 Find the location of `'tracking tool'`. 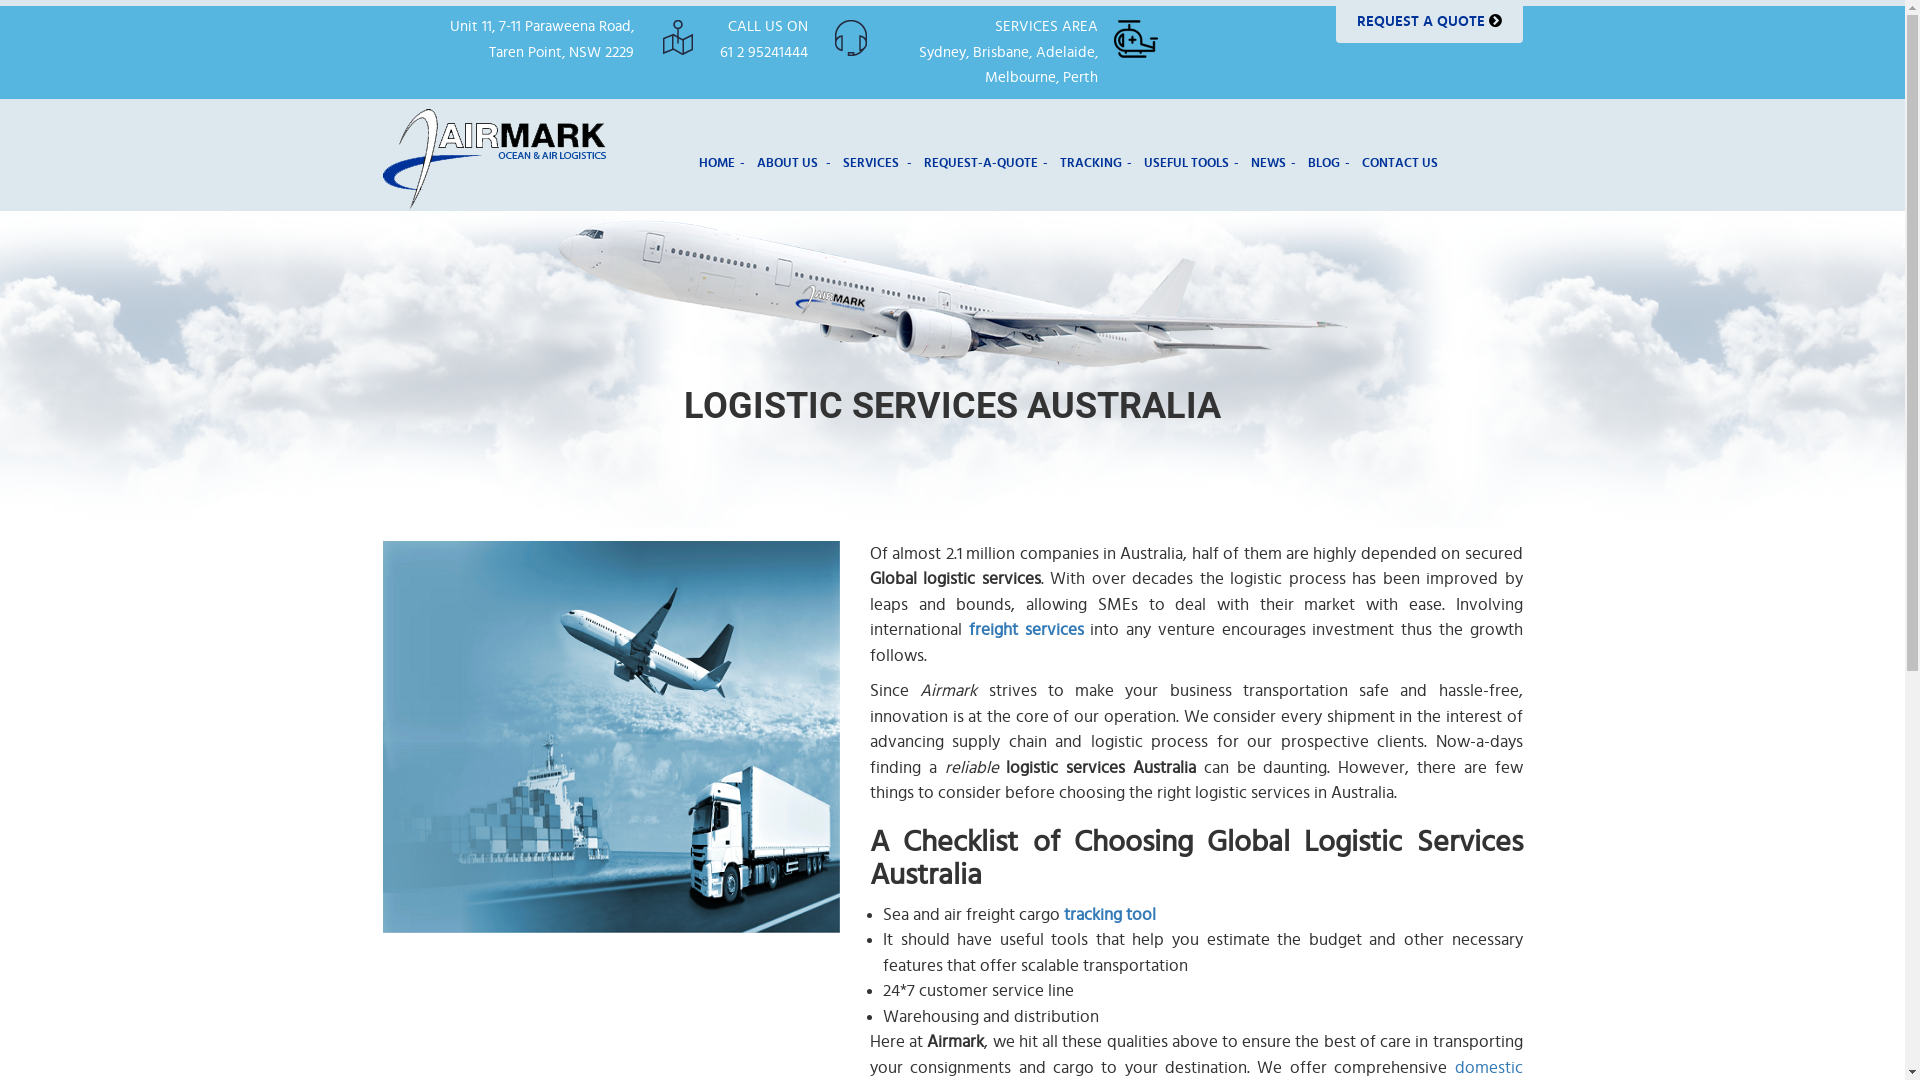

'tracking tool' is located at coordinates (1108, 914).